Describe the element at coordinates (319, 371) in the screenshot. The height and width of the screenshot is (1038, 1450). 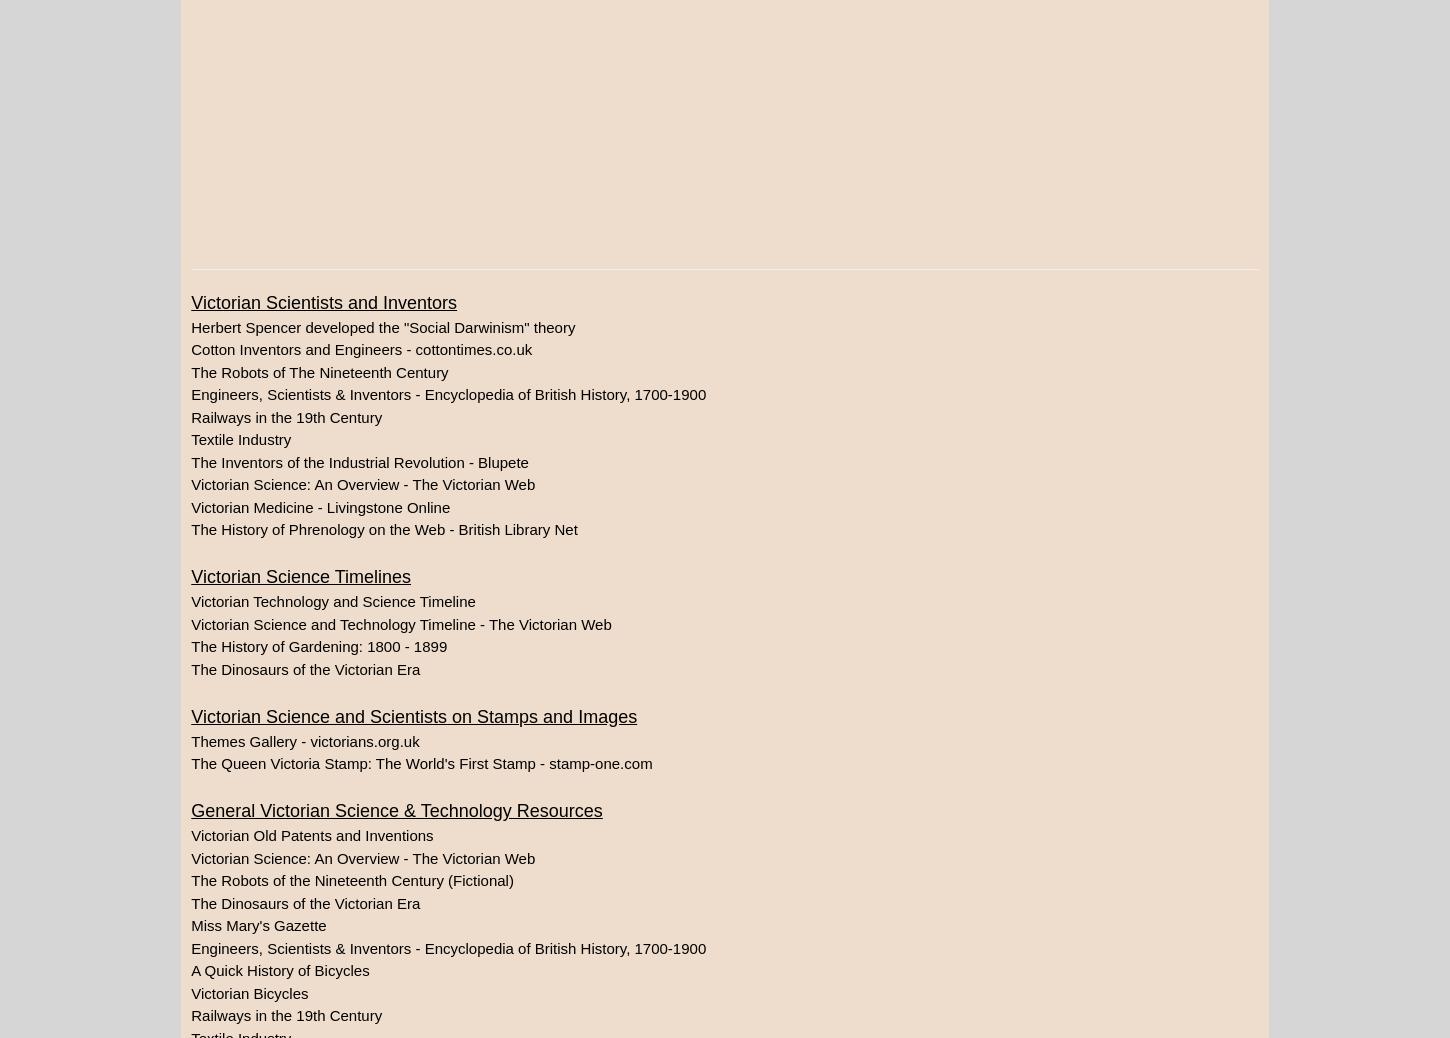
I see `'The Robots of The Nineteenth Century'` at that location.